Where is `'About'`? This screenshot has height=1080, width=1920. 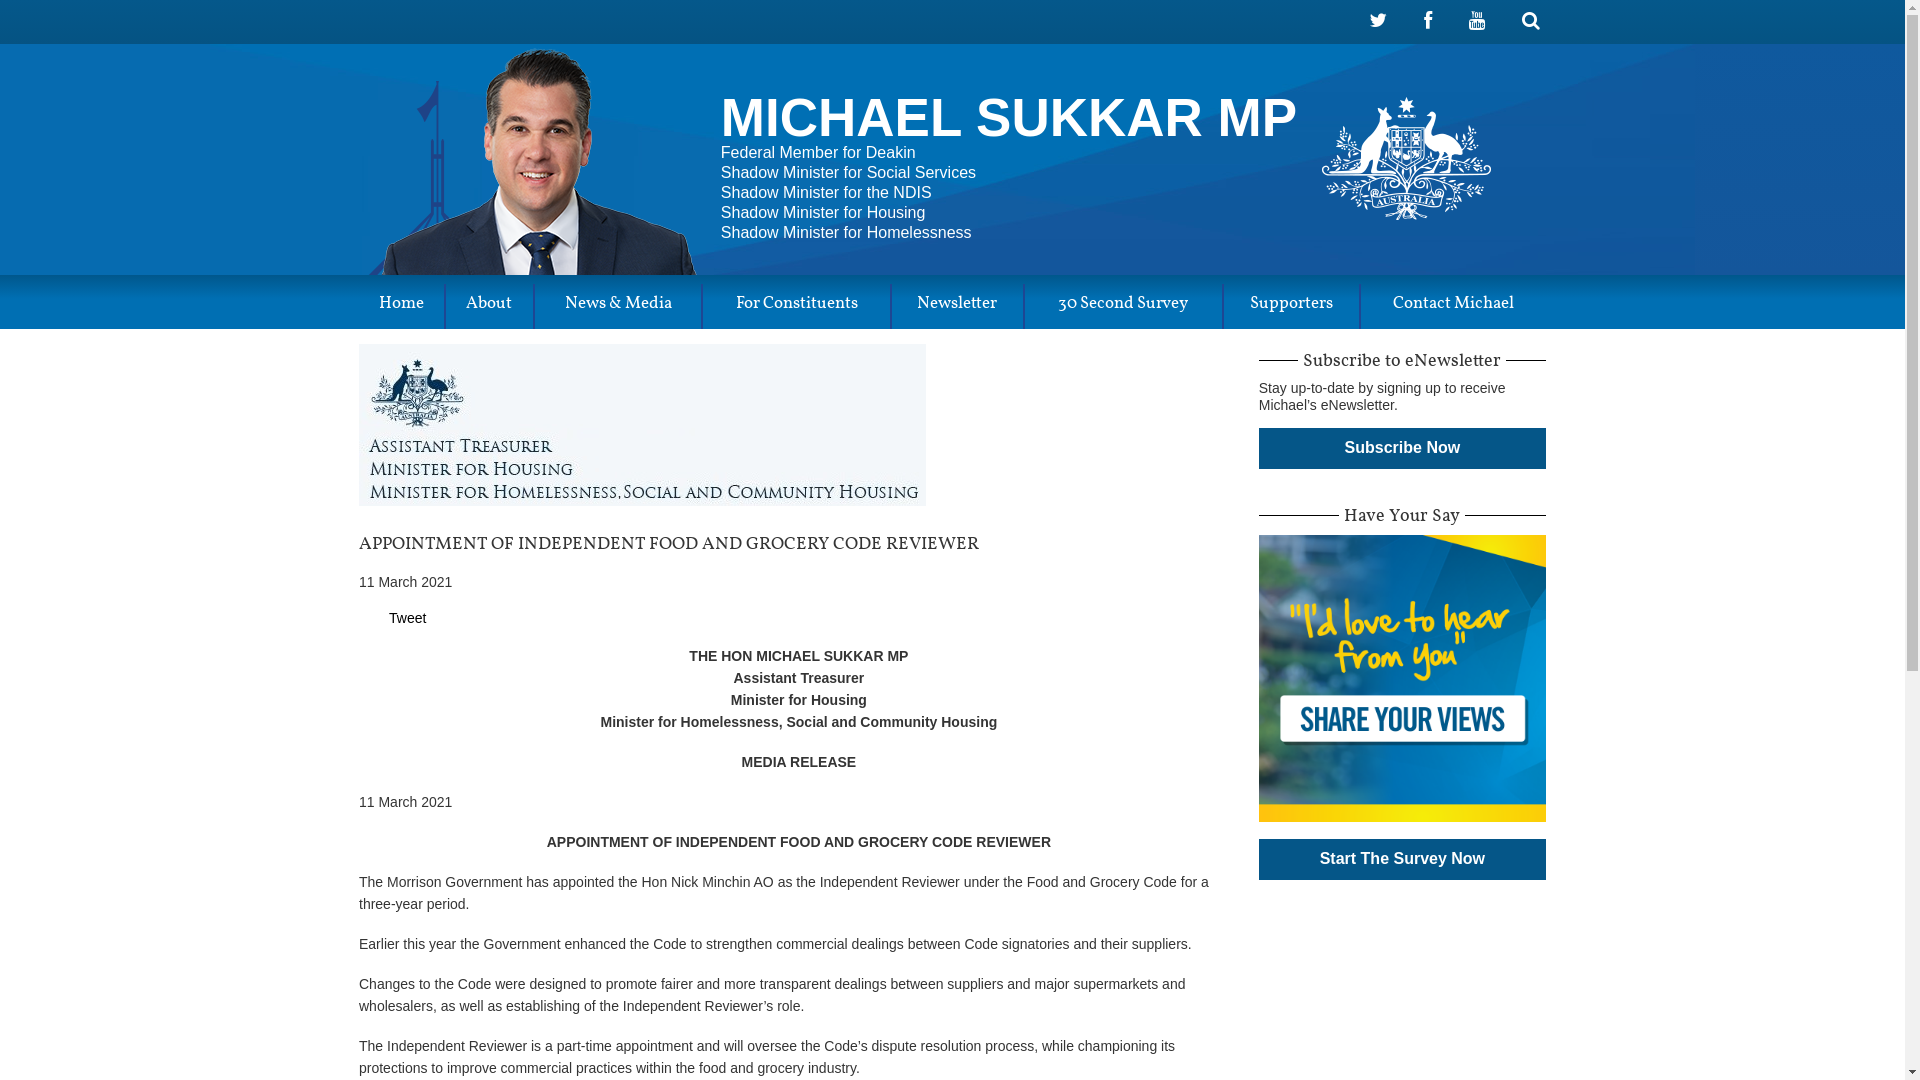 'About' is located at coordinates (489, 306).